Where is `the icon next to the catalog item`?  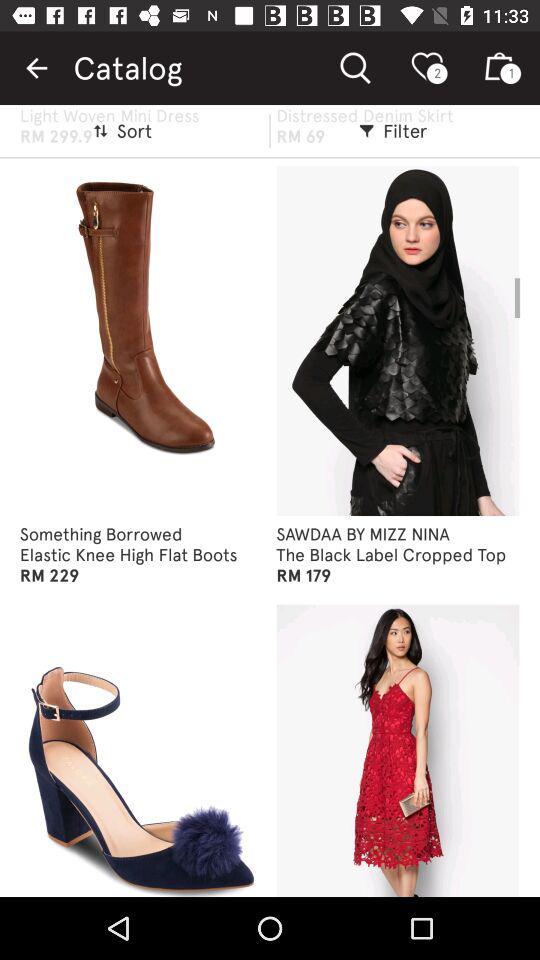 the icon next to the catalog item is located at coordinates (36, 68).